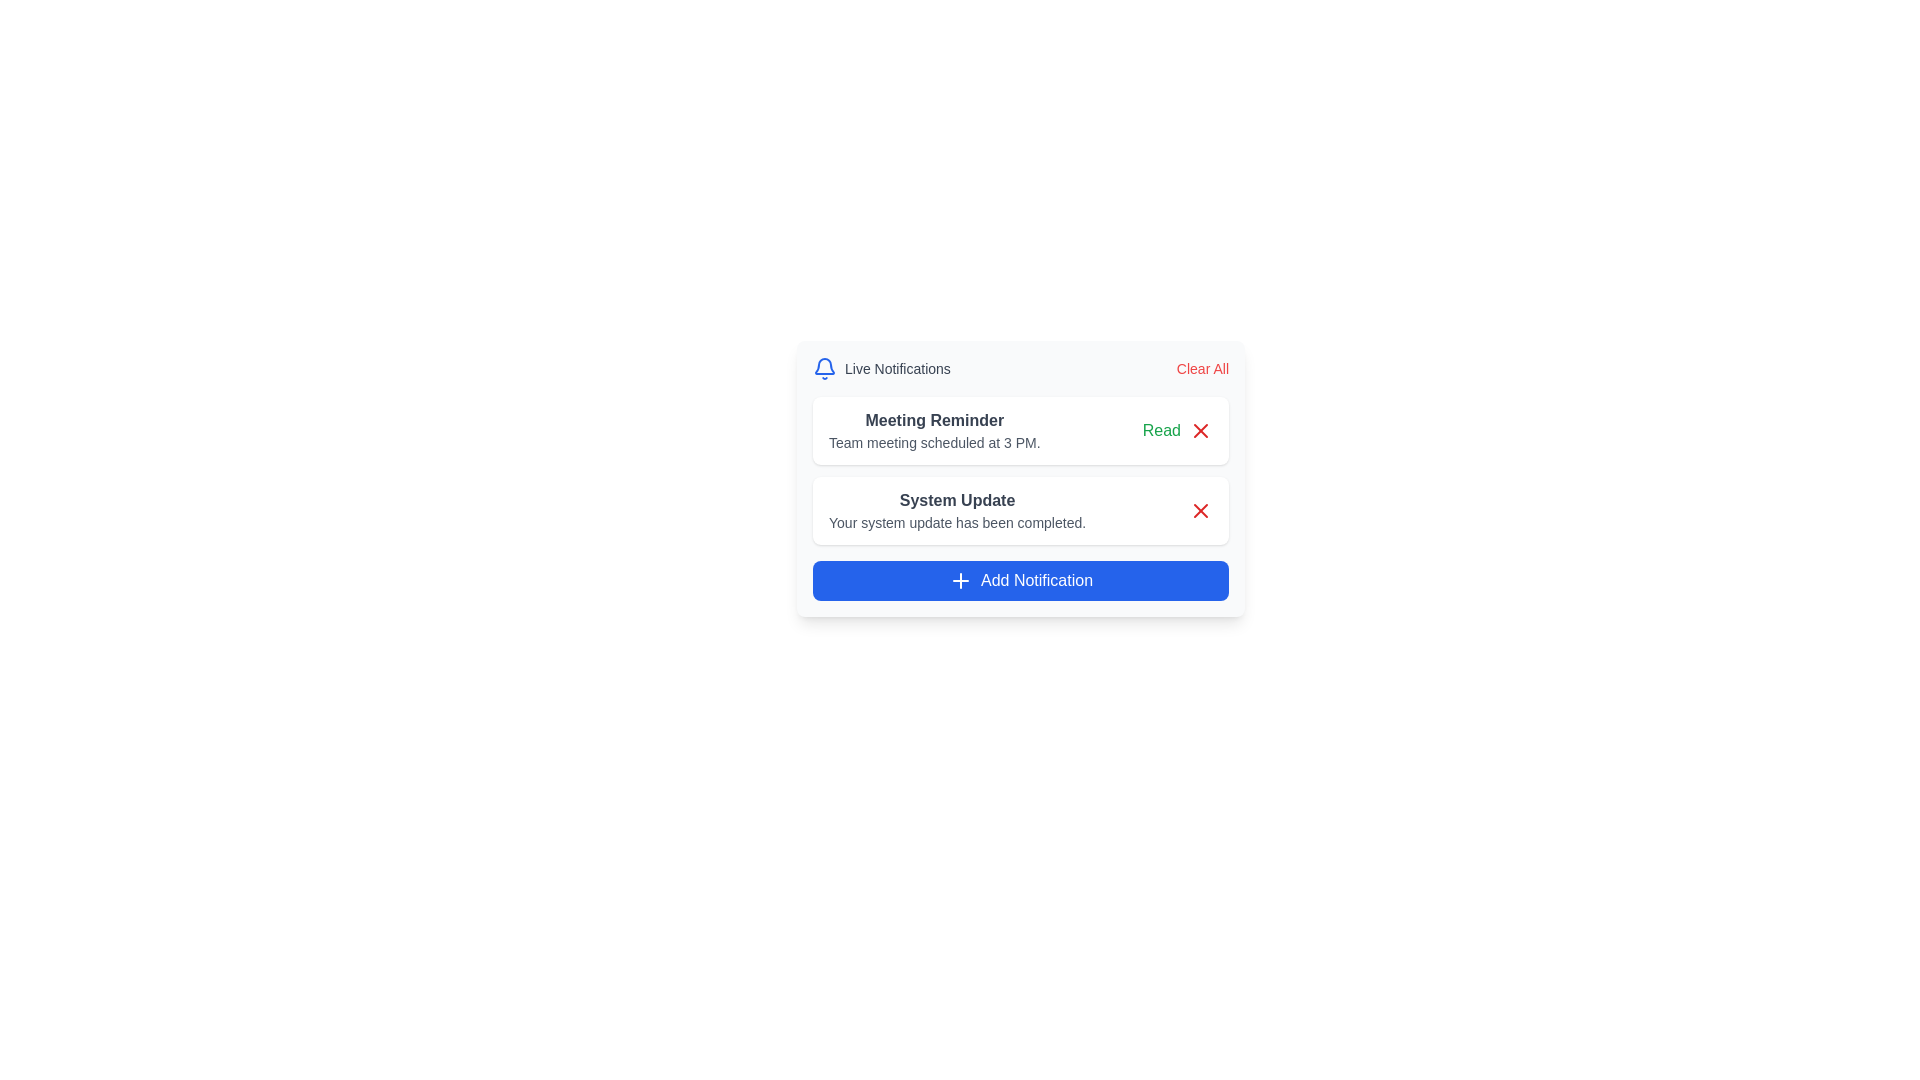 This screenshot has height=1080, width=1920. What do you see at coordinates (1177, 430) in the screenshot?
I see `the 'read status' text within the 'Meeting Reminder' notification card` at bounding box center [1177, 430].